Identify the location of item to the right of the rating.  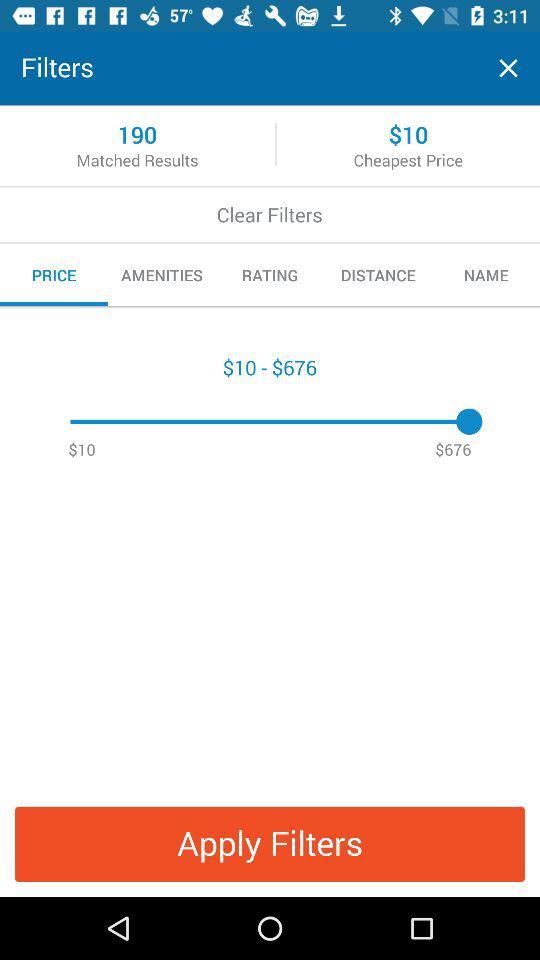
(378, 274).